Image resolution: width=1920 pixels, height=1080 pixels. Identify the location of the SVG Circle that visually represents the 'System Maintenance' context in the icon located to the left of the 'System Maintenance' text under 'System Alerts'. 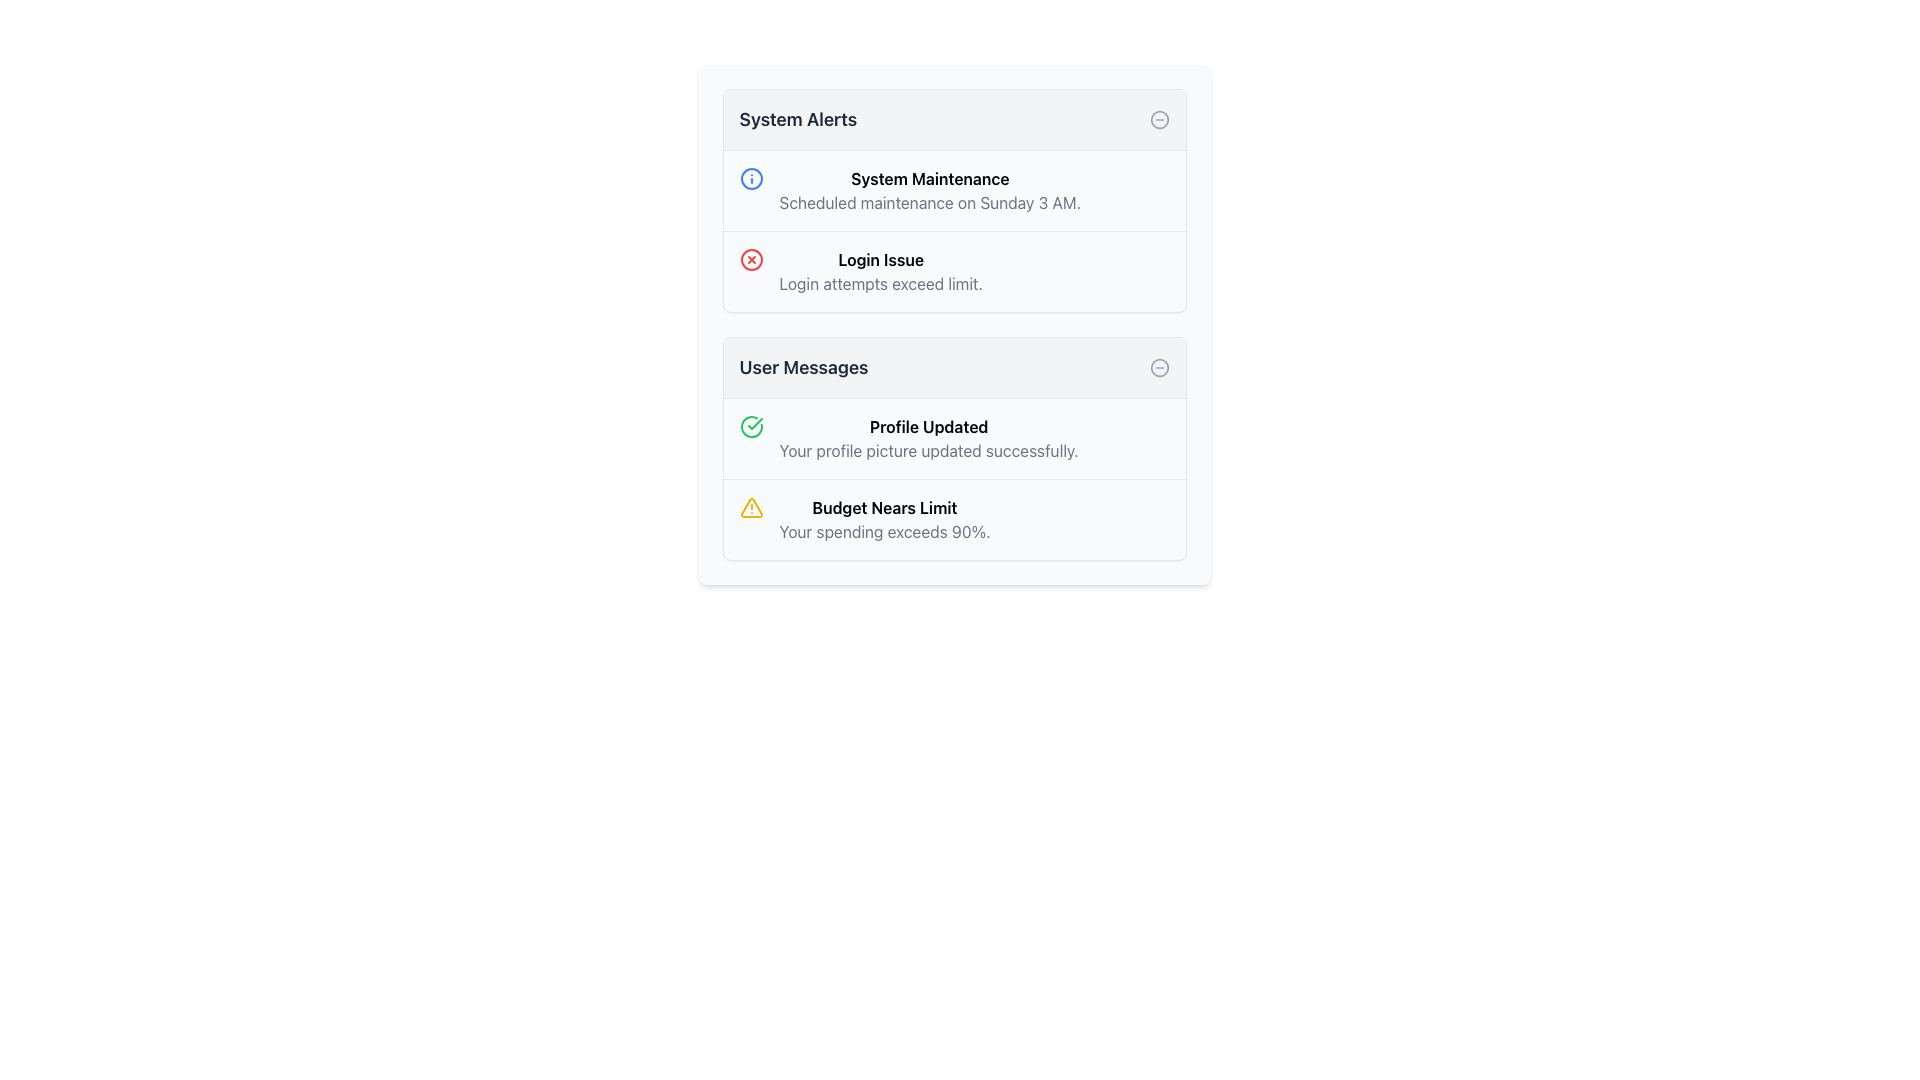
(750, 177).